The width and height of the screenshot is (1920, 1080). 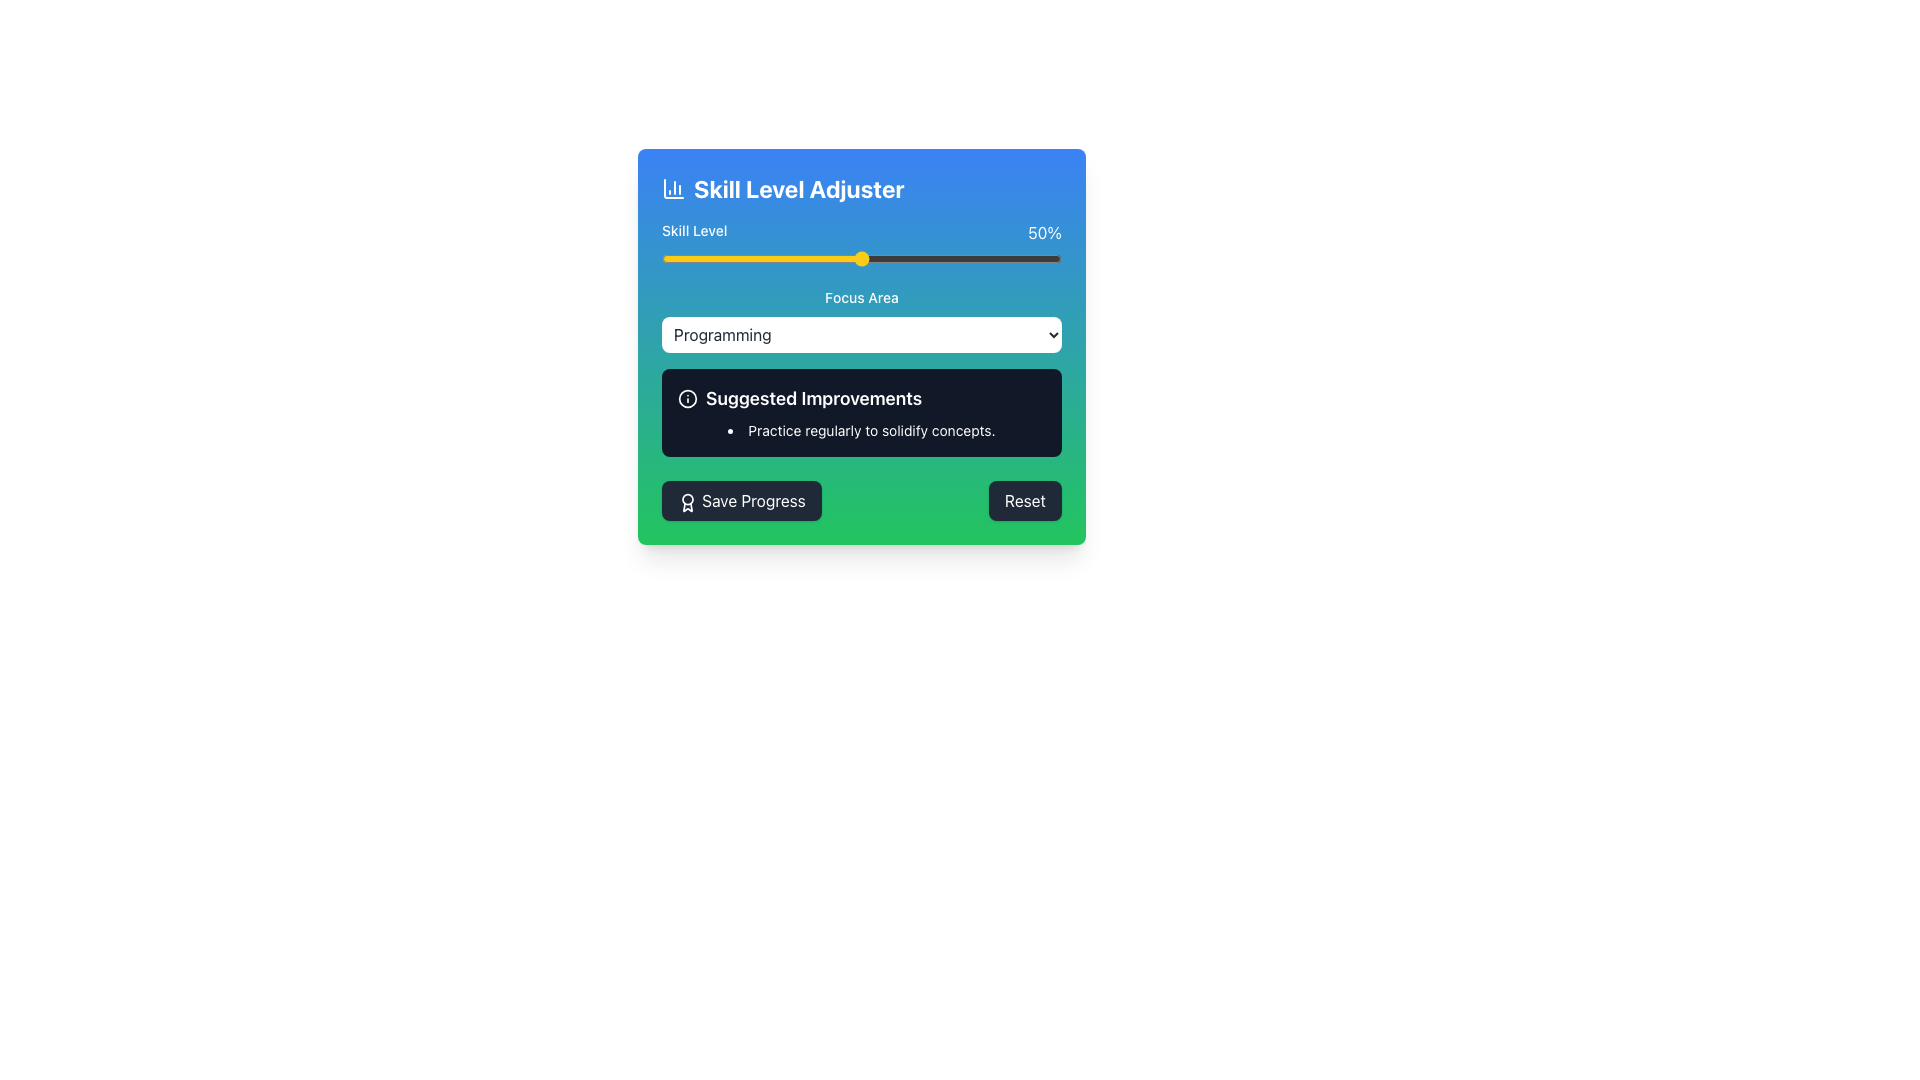 What do you see at coordinates (869, 257) in the screenshot?
I see `the skill level` at bounding box center [869, 257].